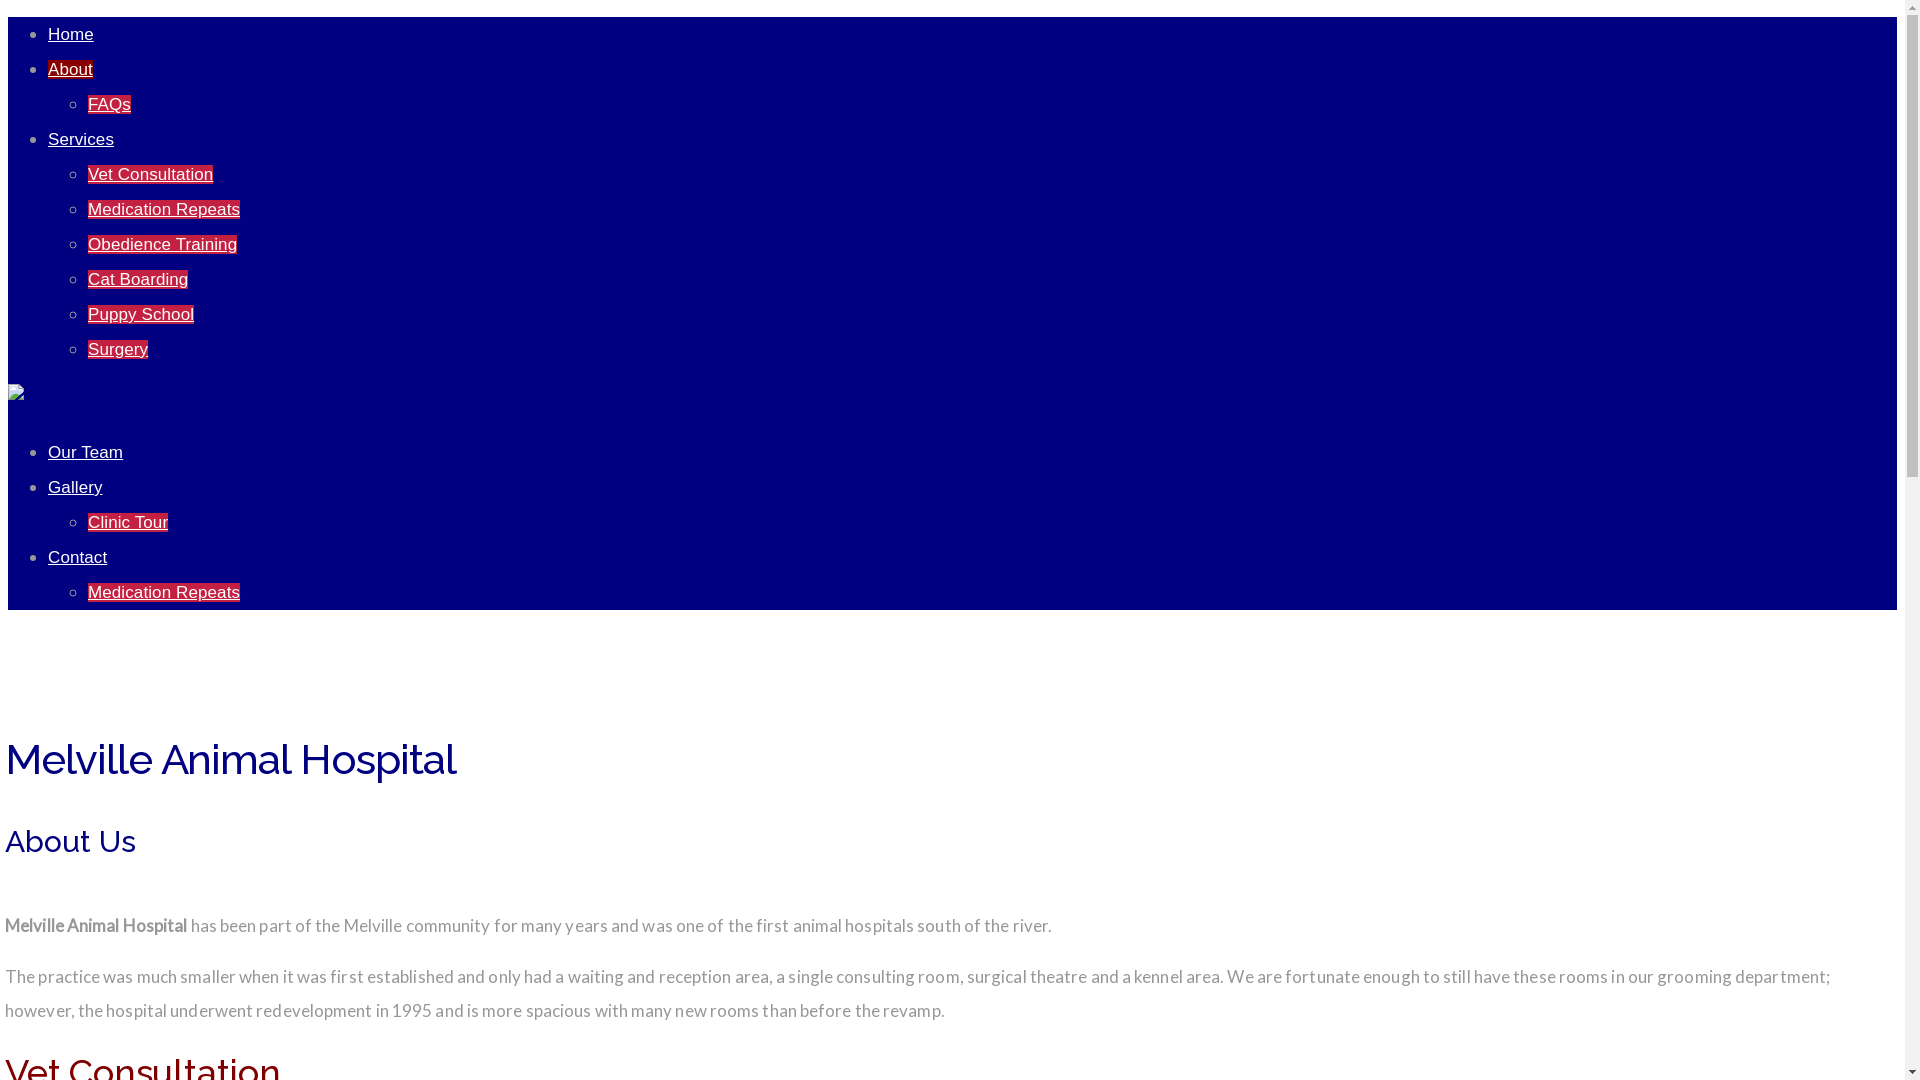 This screenshot has height=1080, width=1920. I want to click on 'Vet Consultation', so click(149, 173).